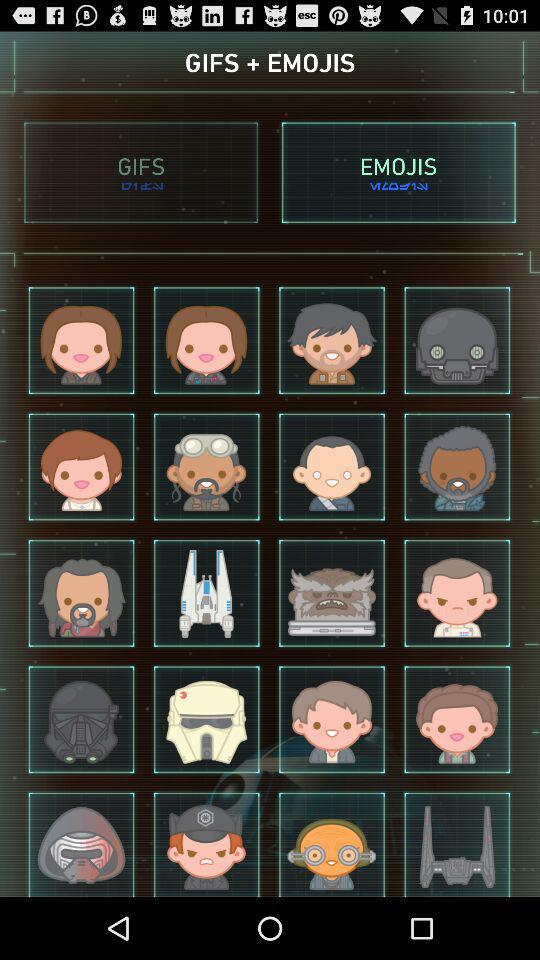  What do you see at coordinates (205, 842) in the screenshot?
I see `the second image in the fifth row` at bounding box center [205, 842].